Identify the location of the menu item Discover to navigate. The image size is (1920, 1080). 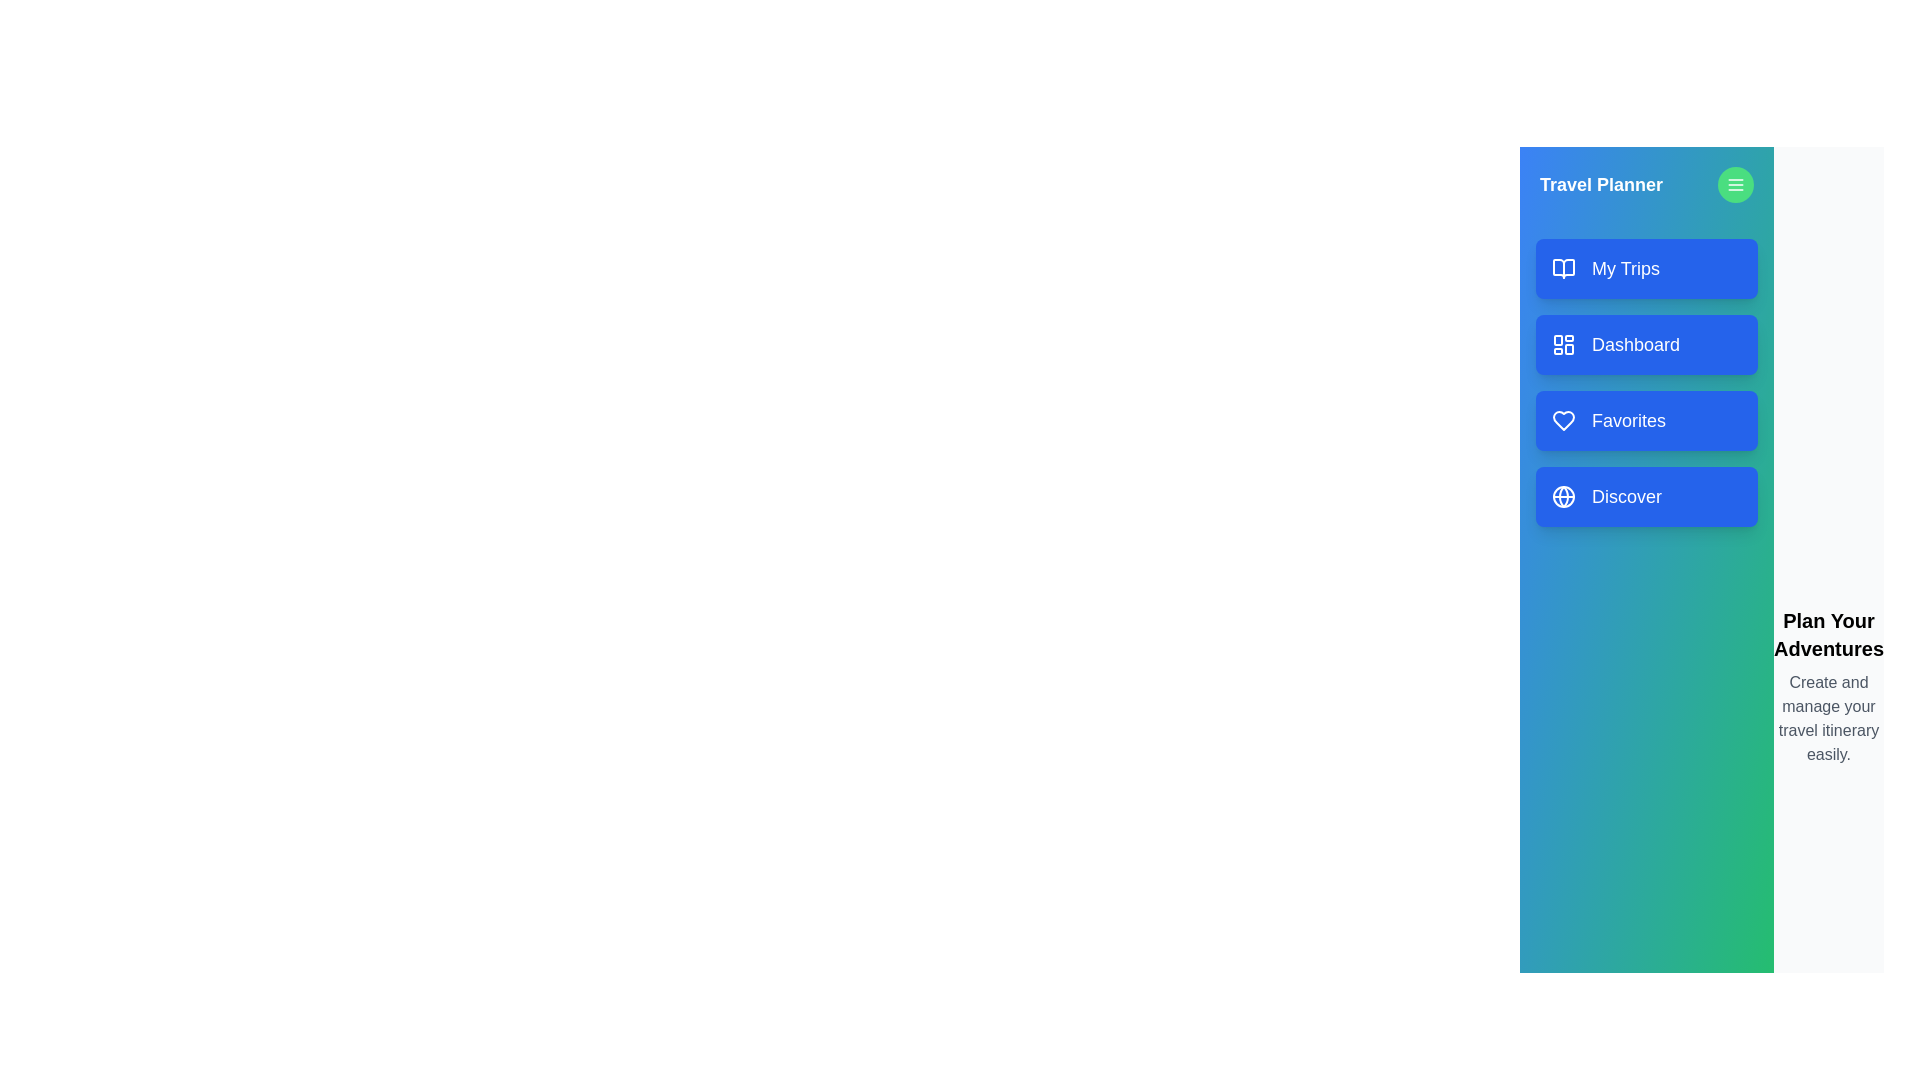
(1646, 496).